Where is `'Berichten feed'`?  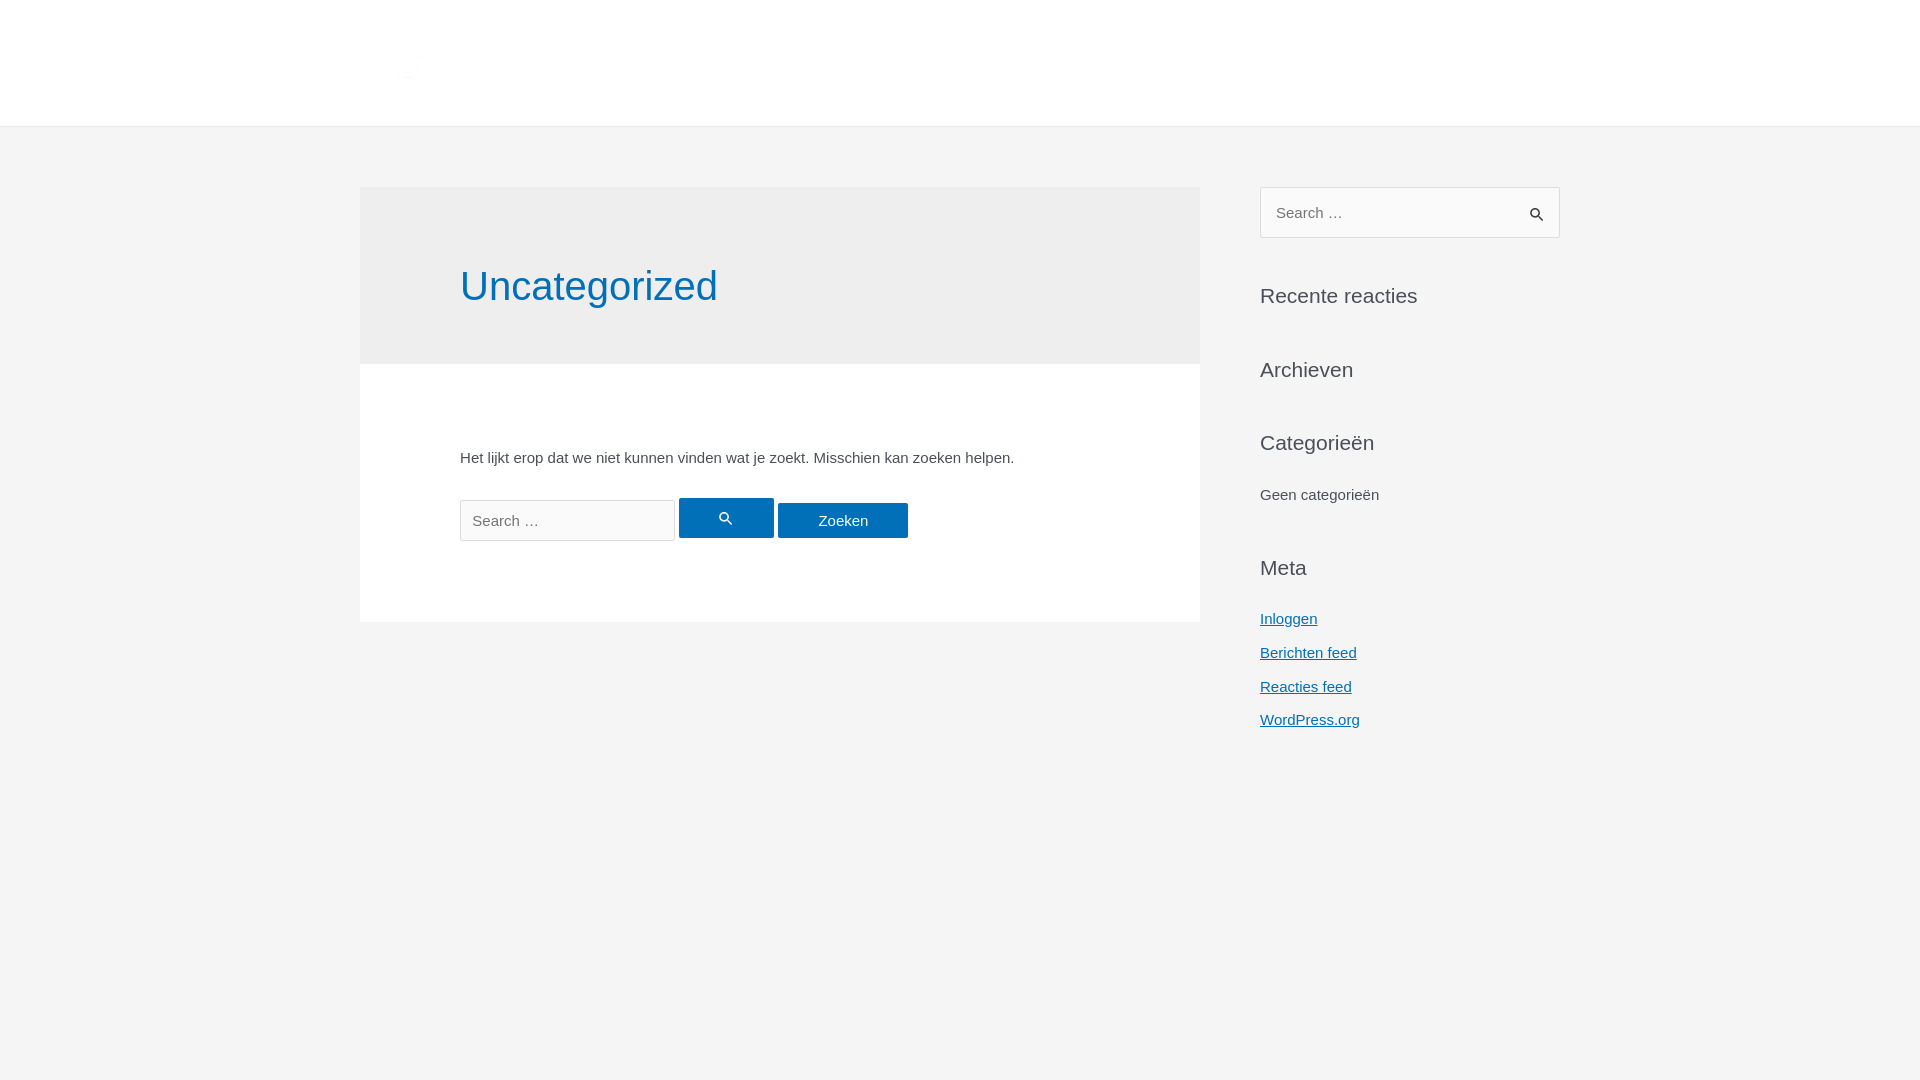 'Berichten feed' is located at coordinates (1258, 652).